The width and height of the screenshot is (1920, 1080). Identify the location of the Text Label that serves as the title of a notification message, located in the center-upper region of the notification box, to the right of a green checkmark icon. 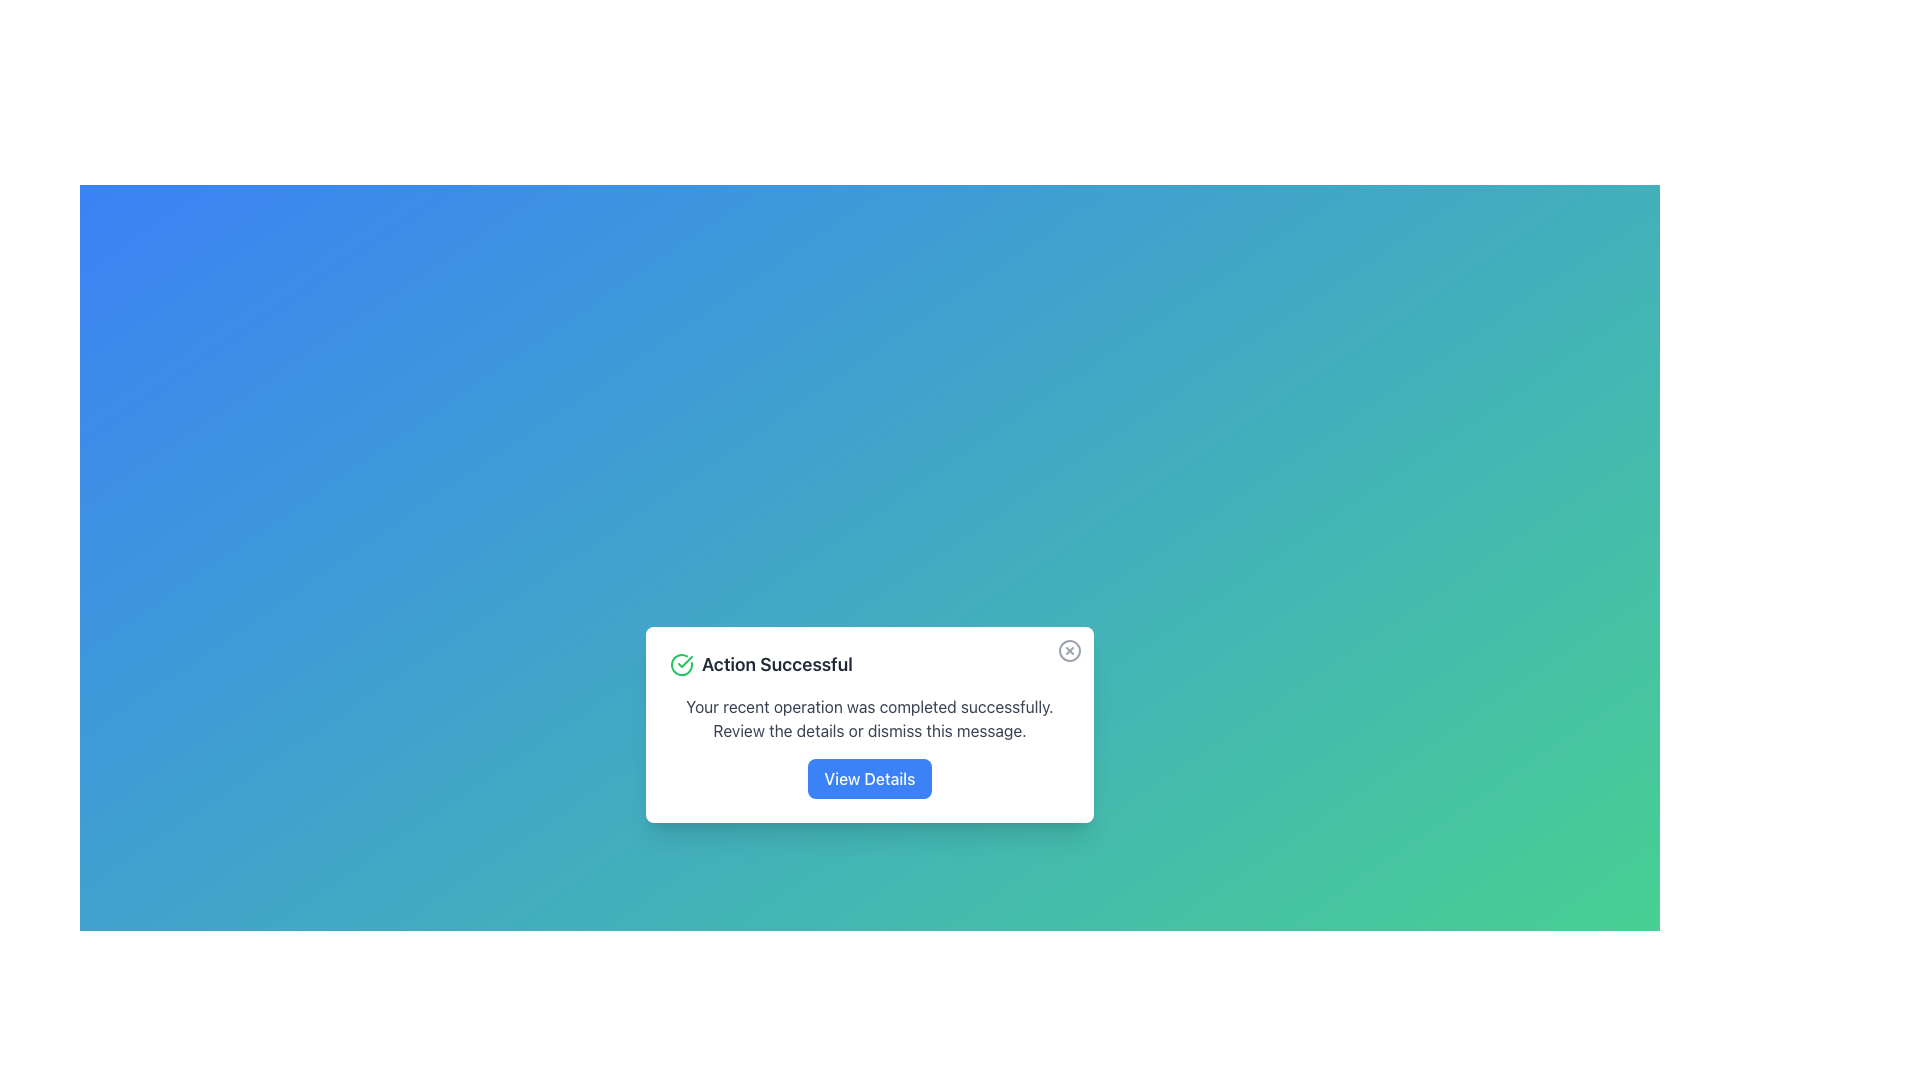
(776, 664).